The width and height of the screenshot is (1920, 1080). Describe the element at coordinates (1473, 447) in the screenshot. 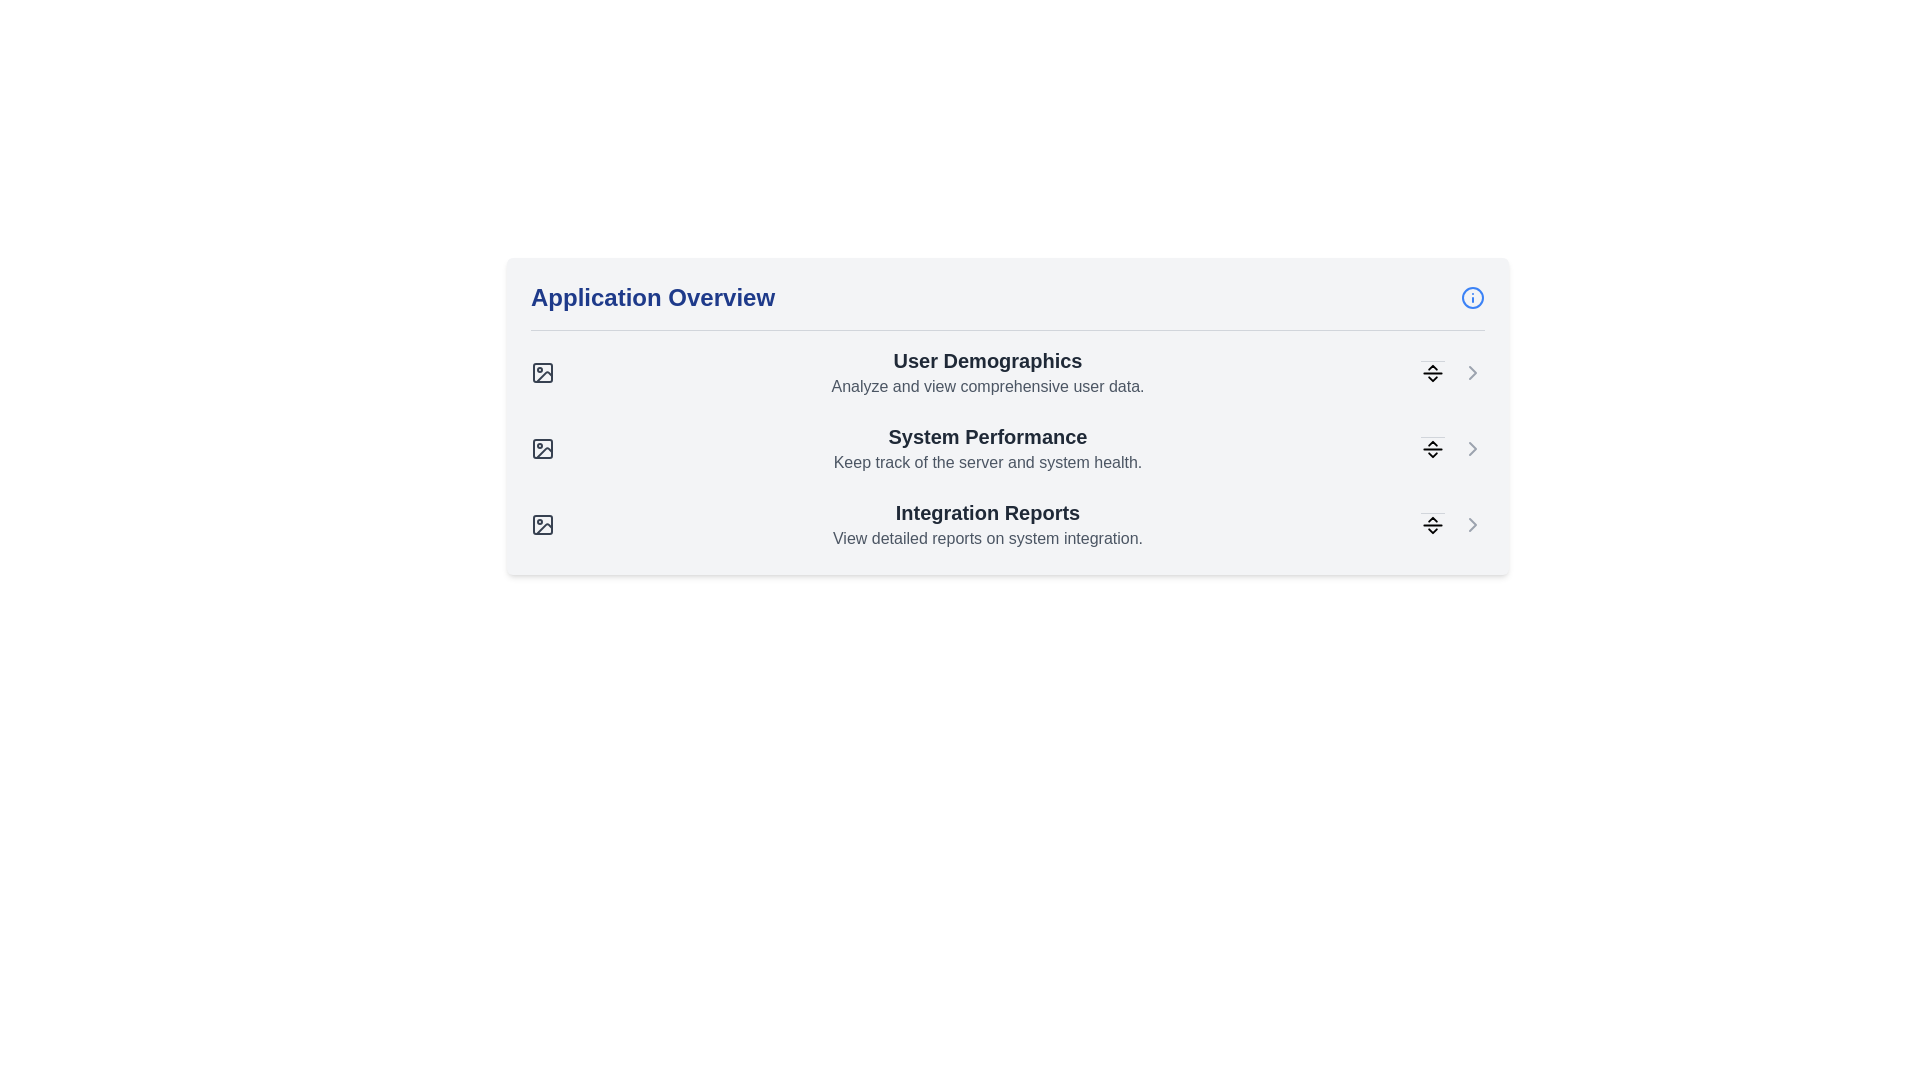

I see `the center part of the chevron right icon in the third entry of the list adjacent to the 'System Performance' text` at that location.